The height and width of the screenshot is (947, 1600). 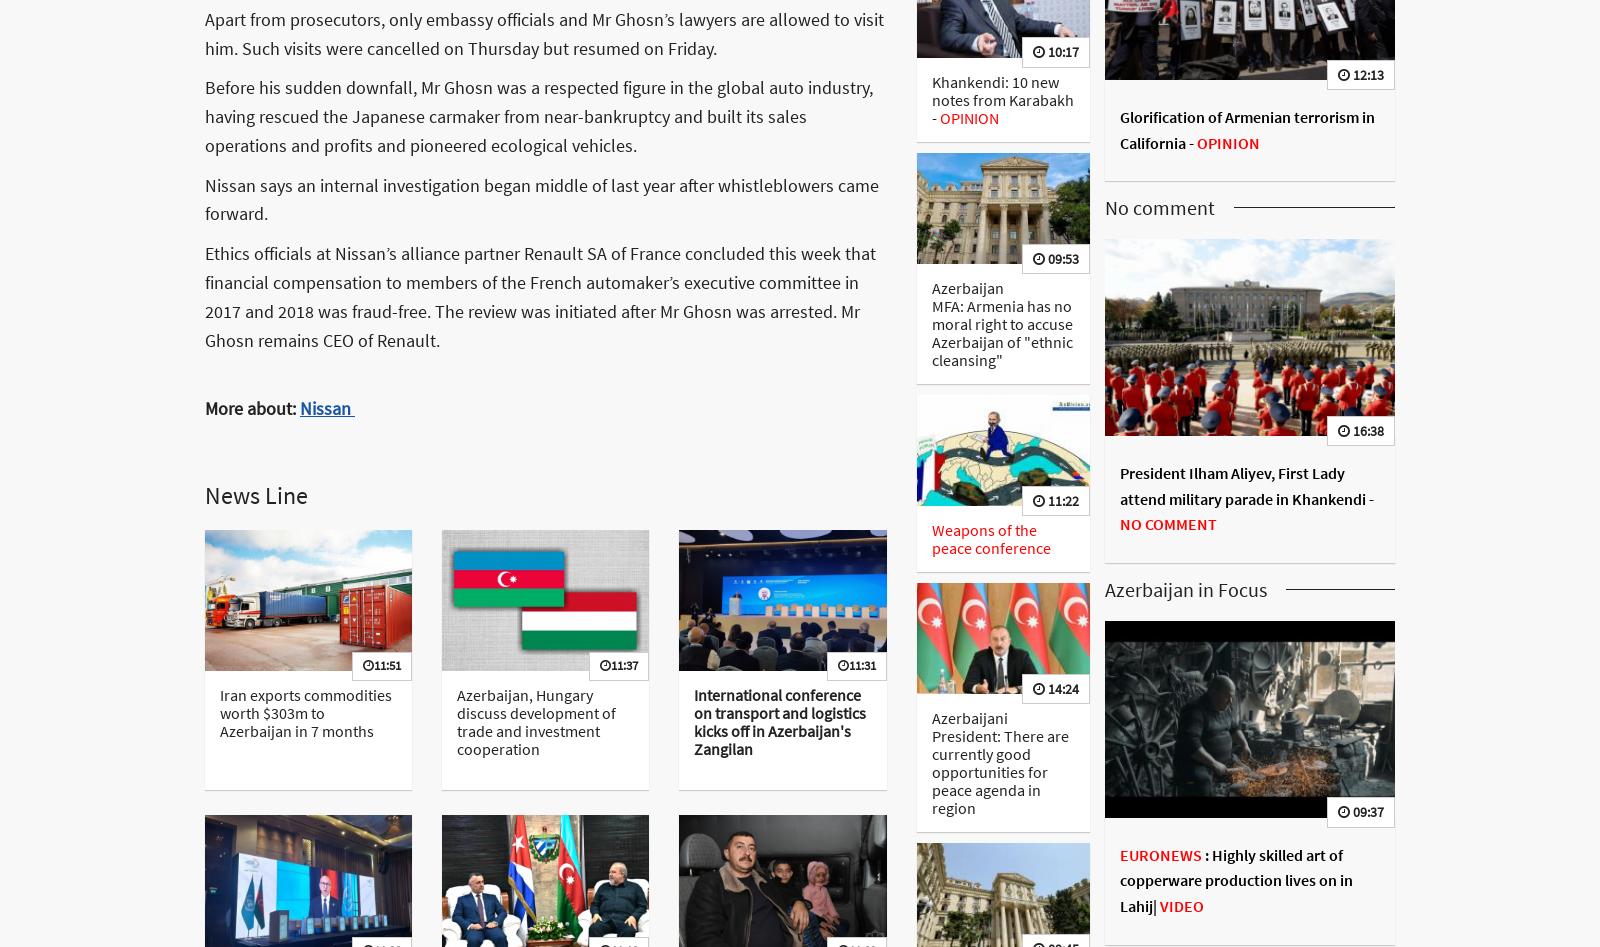 What do you see at coordinates (1241, 124) in the screenshot?
I see `'First Lady Mehriban Aliyeva addresses participants of “One Heart for Palestine” meeting'` at bounding box center [1241, 124].